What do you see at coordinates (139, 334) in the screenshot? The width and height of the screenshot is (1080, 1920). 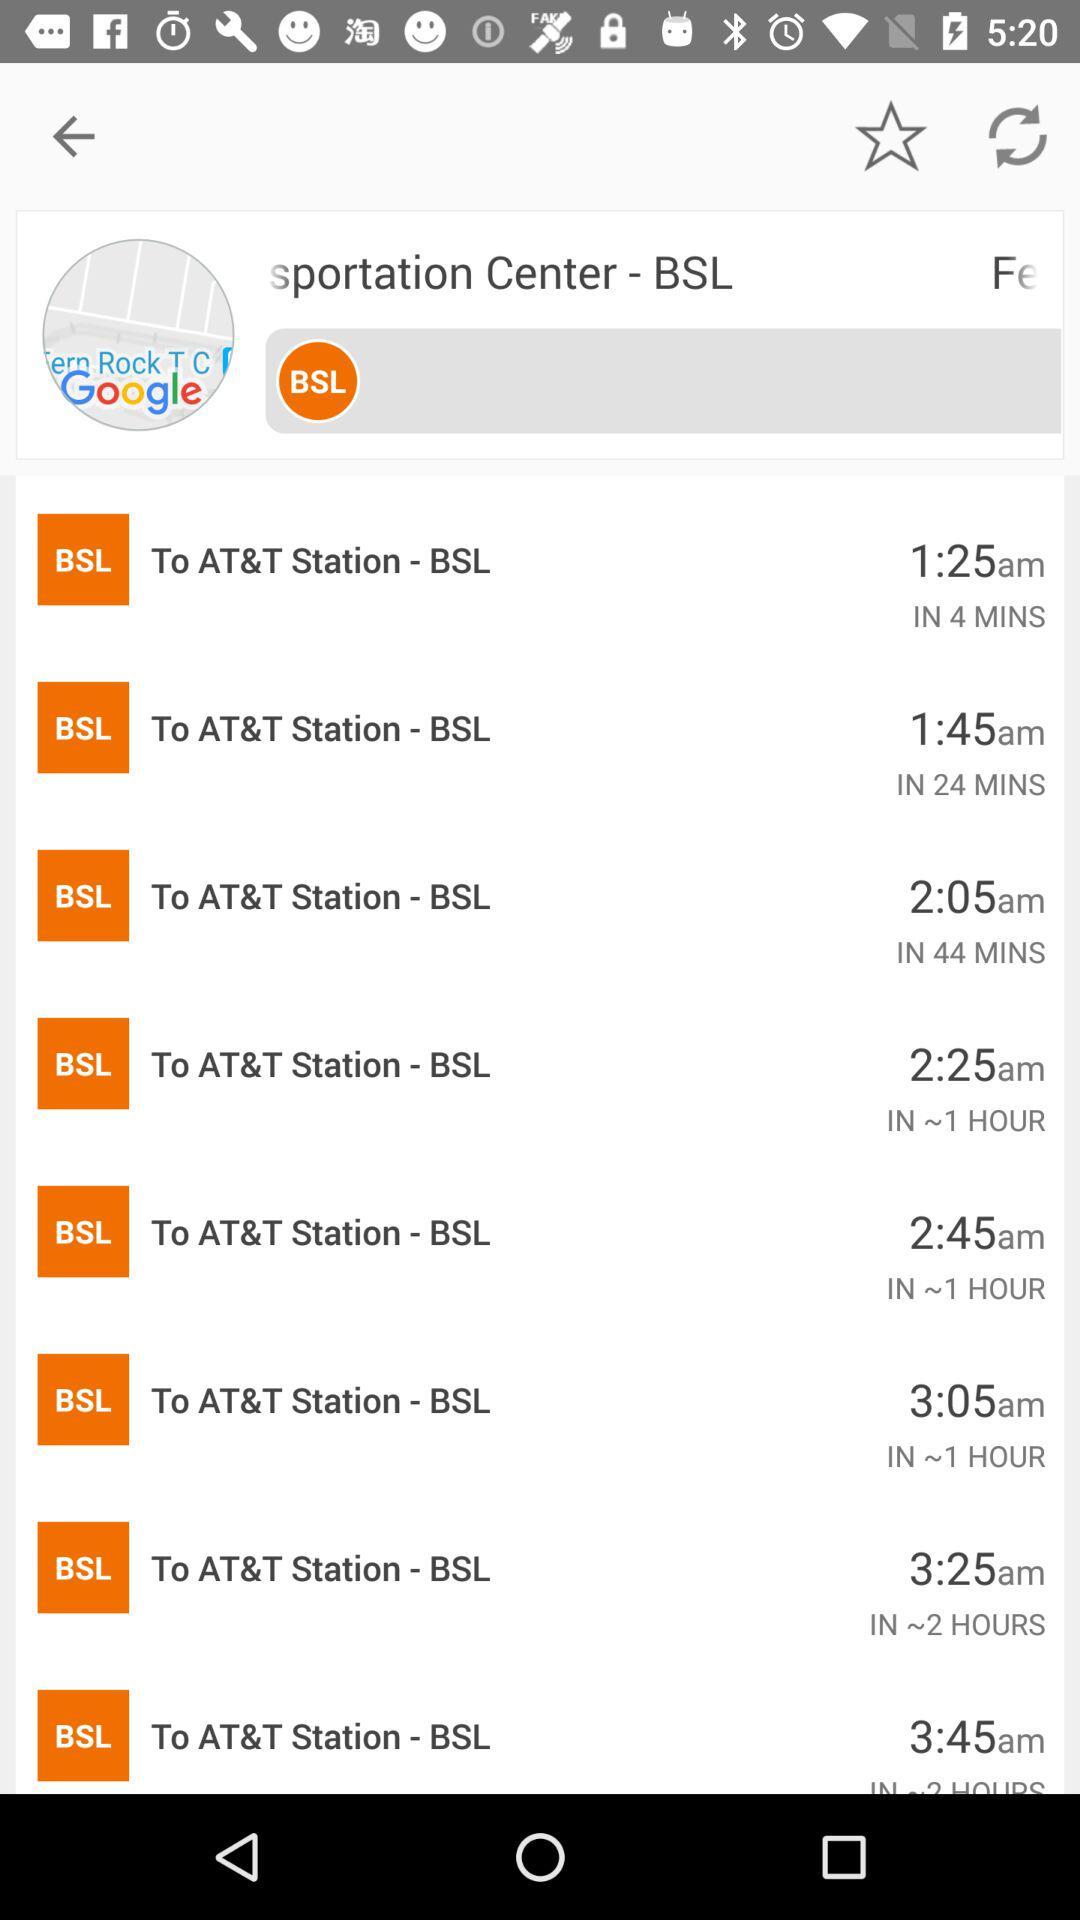 I see `the icon next to the fern rock transportation icon` at bounding box center [139, 334].